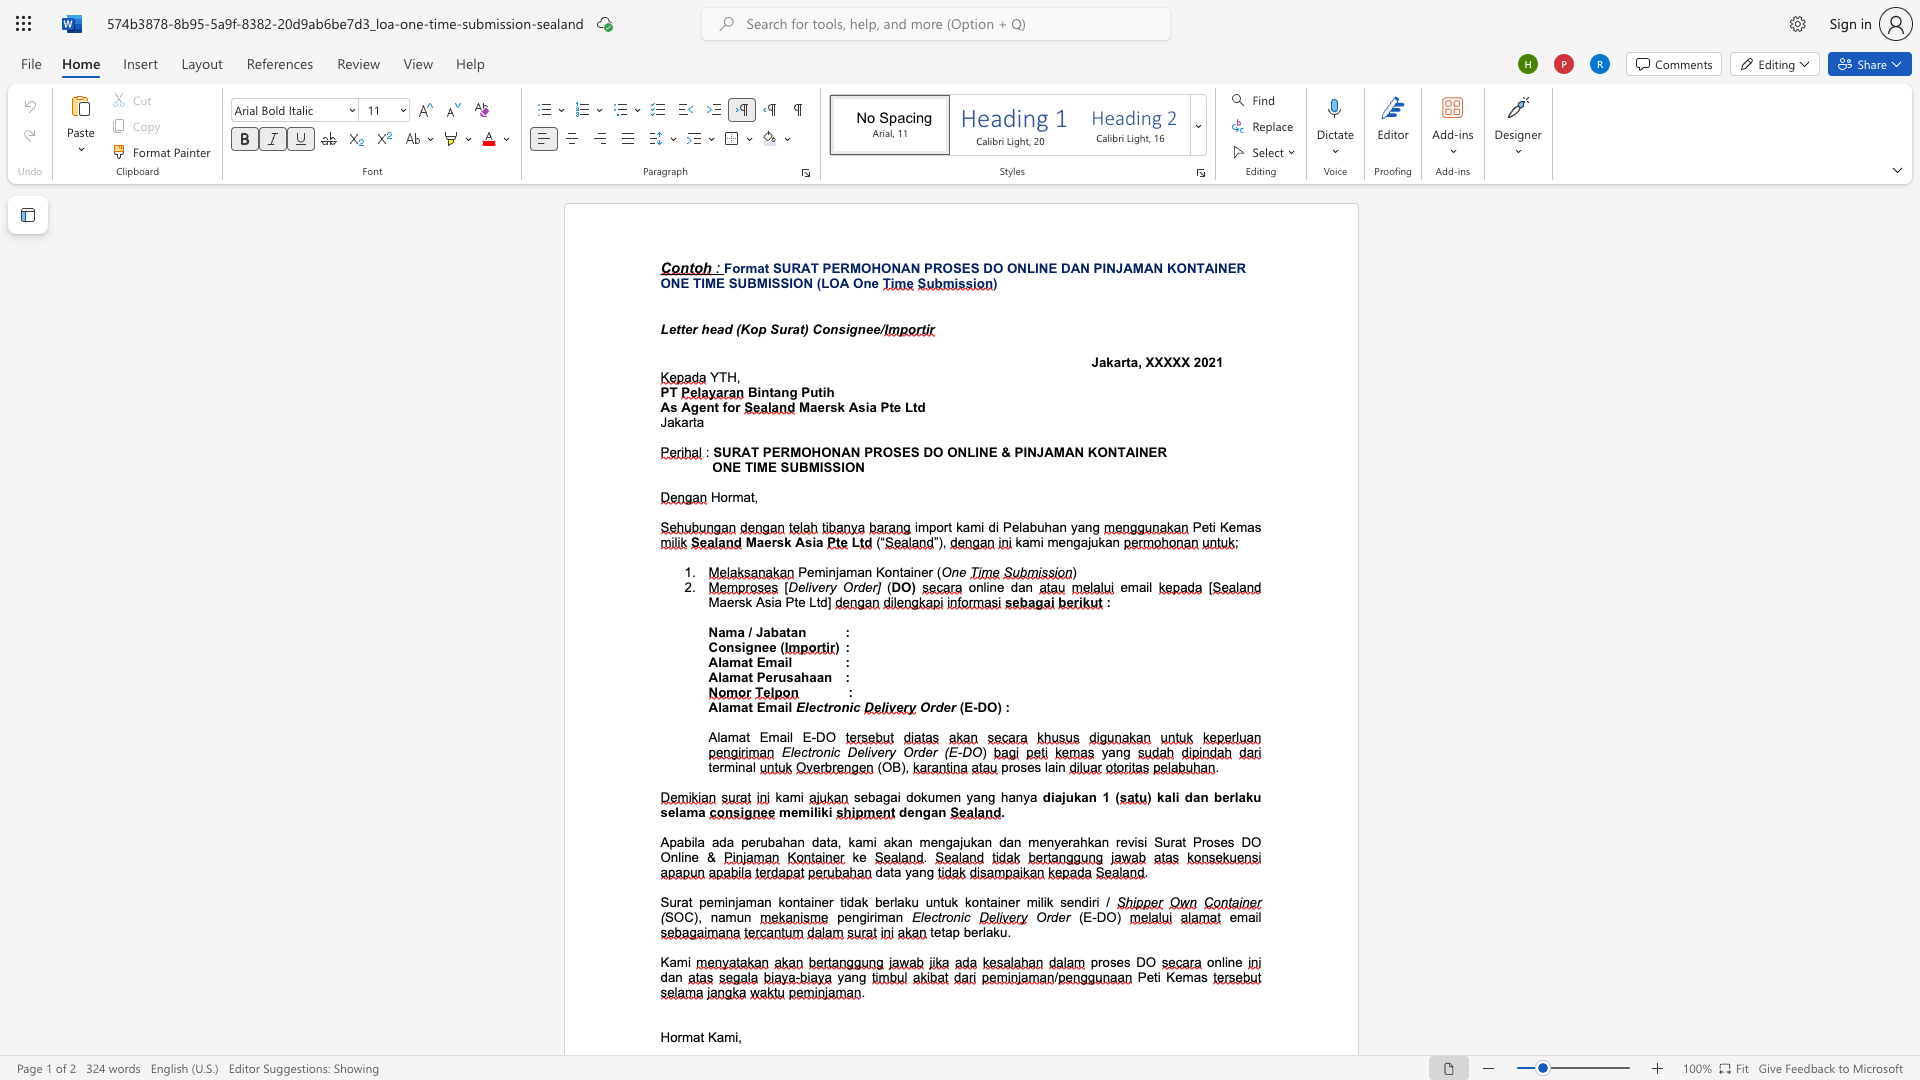 The image size is (1920, 1080). Describe the element at coordinates (1227, 526) in the screenshot. I see `the subset text "ema" within the text "Peti Kemas"` at that location.